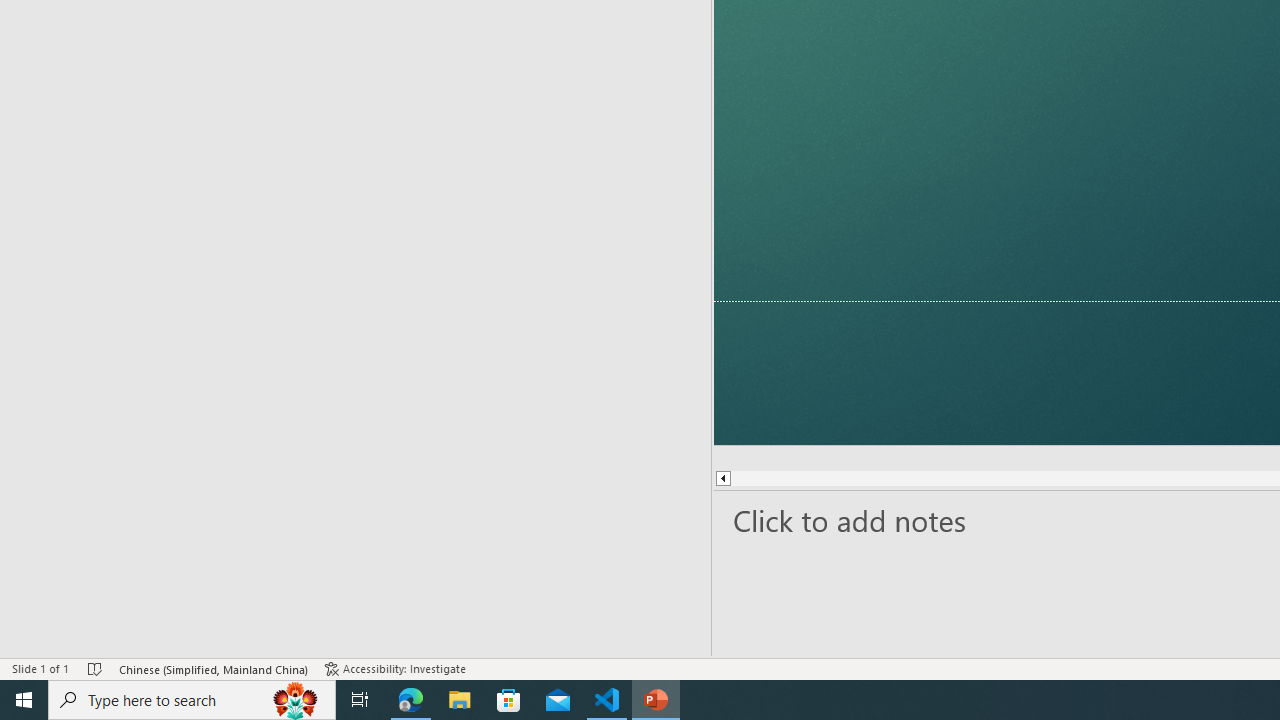  What do you see at coordinates (46, 685) in the screenshot?
I see `'AutomationID: BadgeAnchorLargeTicker'` at bounding box center [46, 685].